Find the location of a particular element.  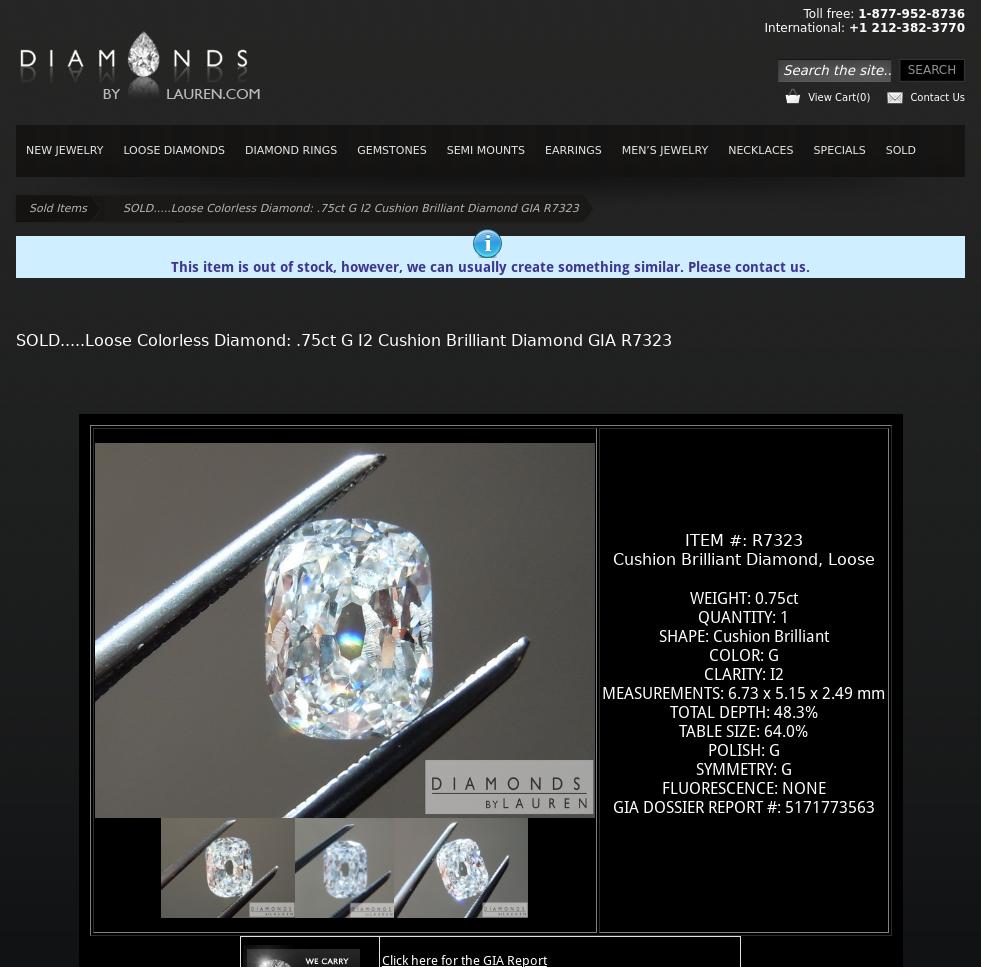

'SHAPE: Cushion Brilliant' is located at coordinates (743, 634).